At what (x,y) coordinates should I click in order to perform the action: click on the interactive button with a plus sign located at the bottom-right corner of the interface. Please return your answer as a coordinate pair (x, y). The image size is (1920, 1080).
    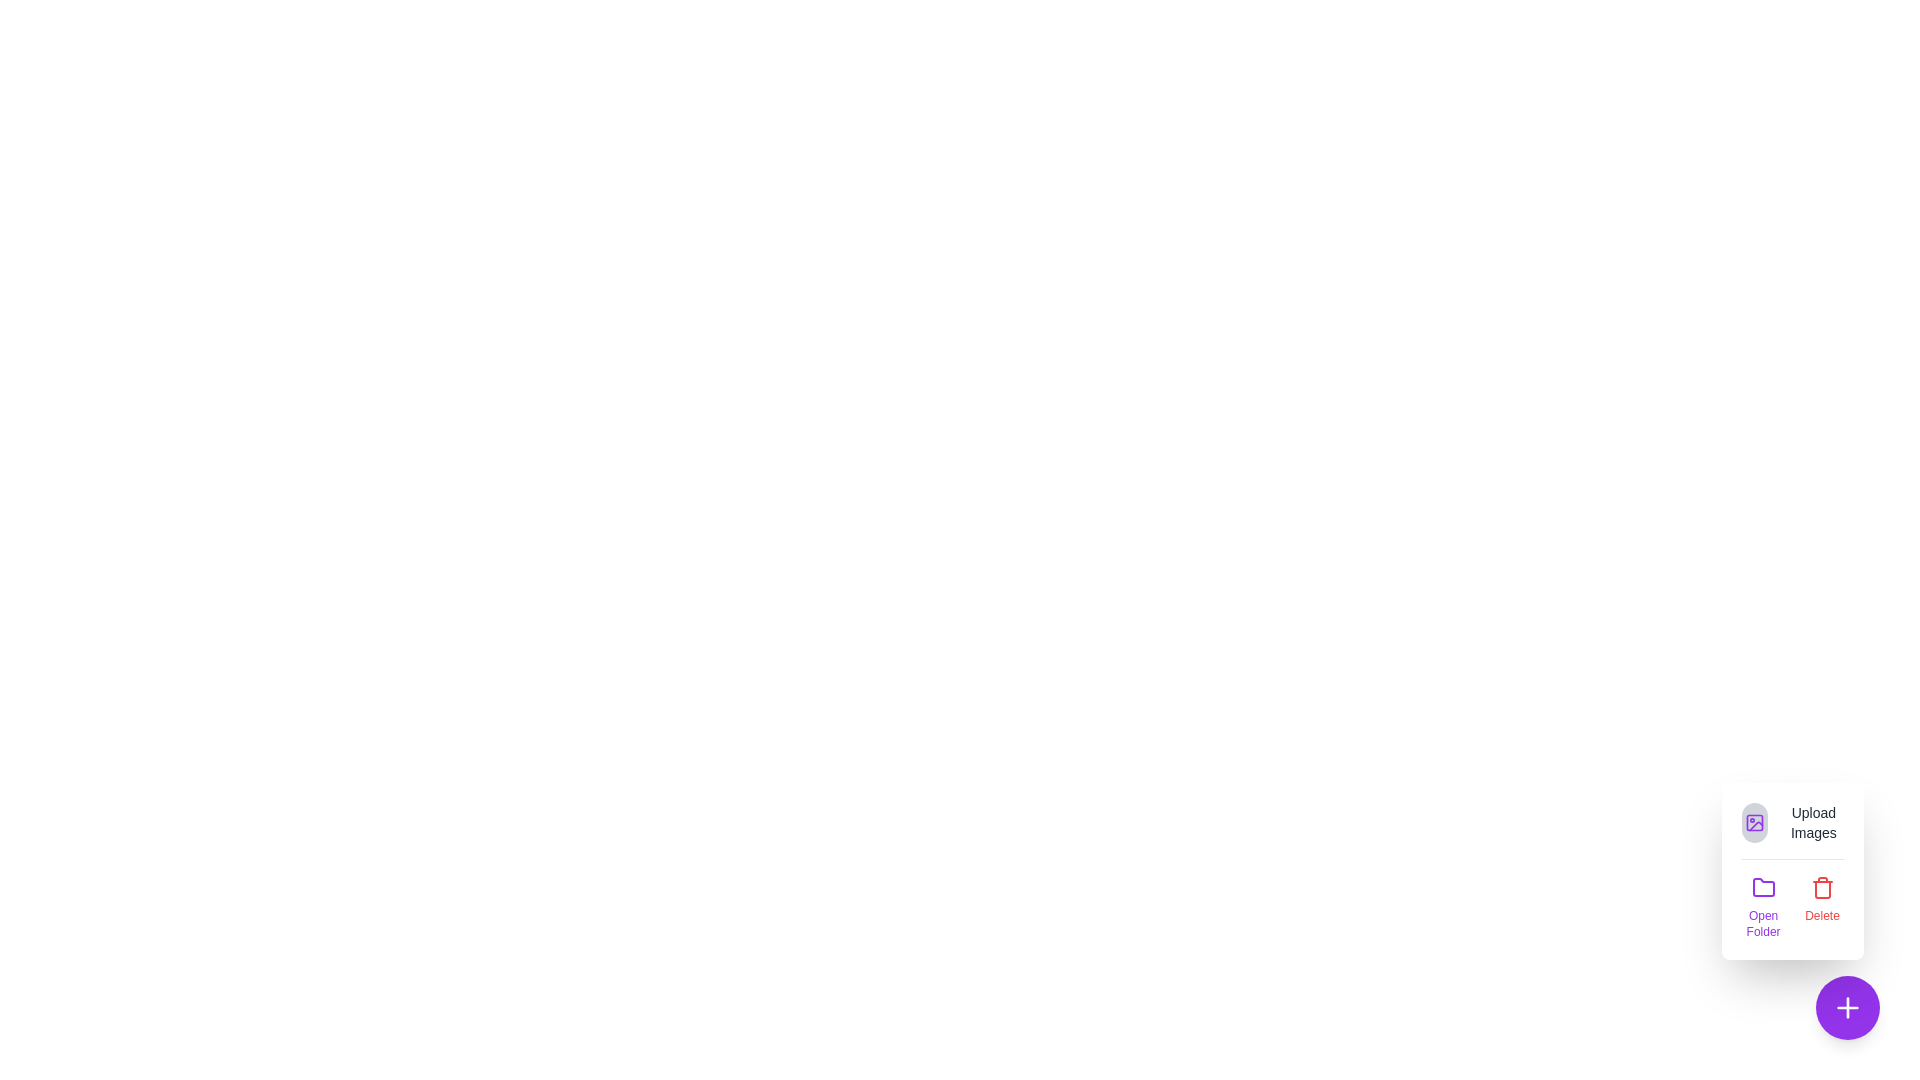
    Looking at the image, I should click on (1847, 1007).